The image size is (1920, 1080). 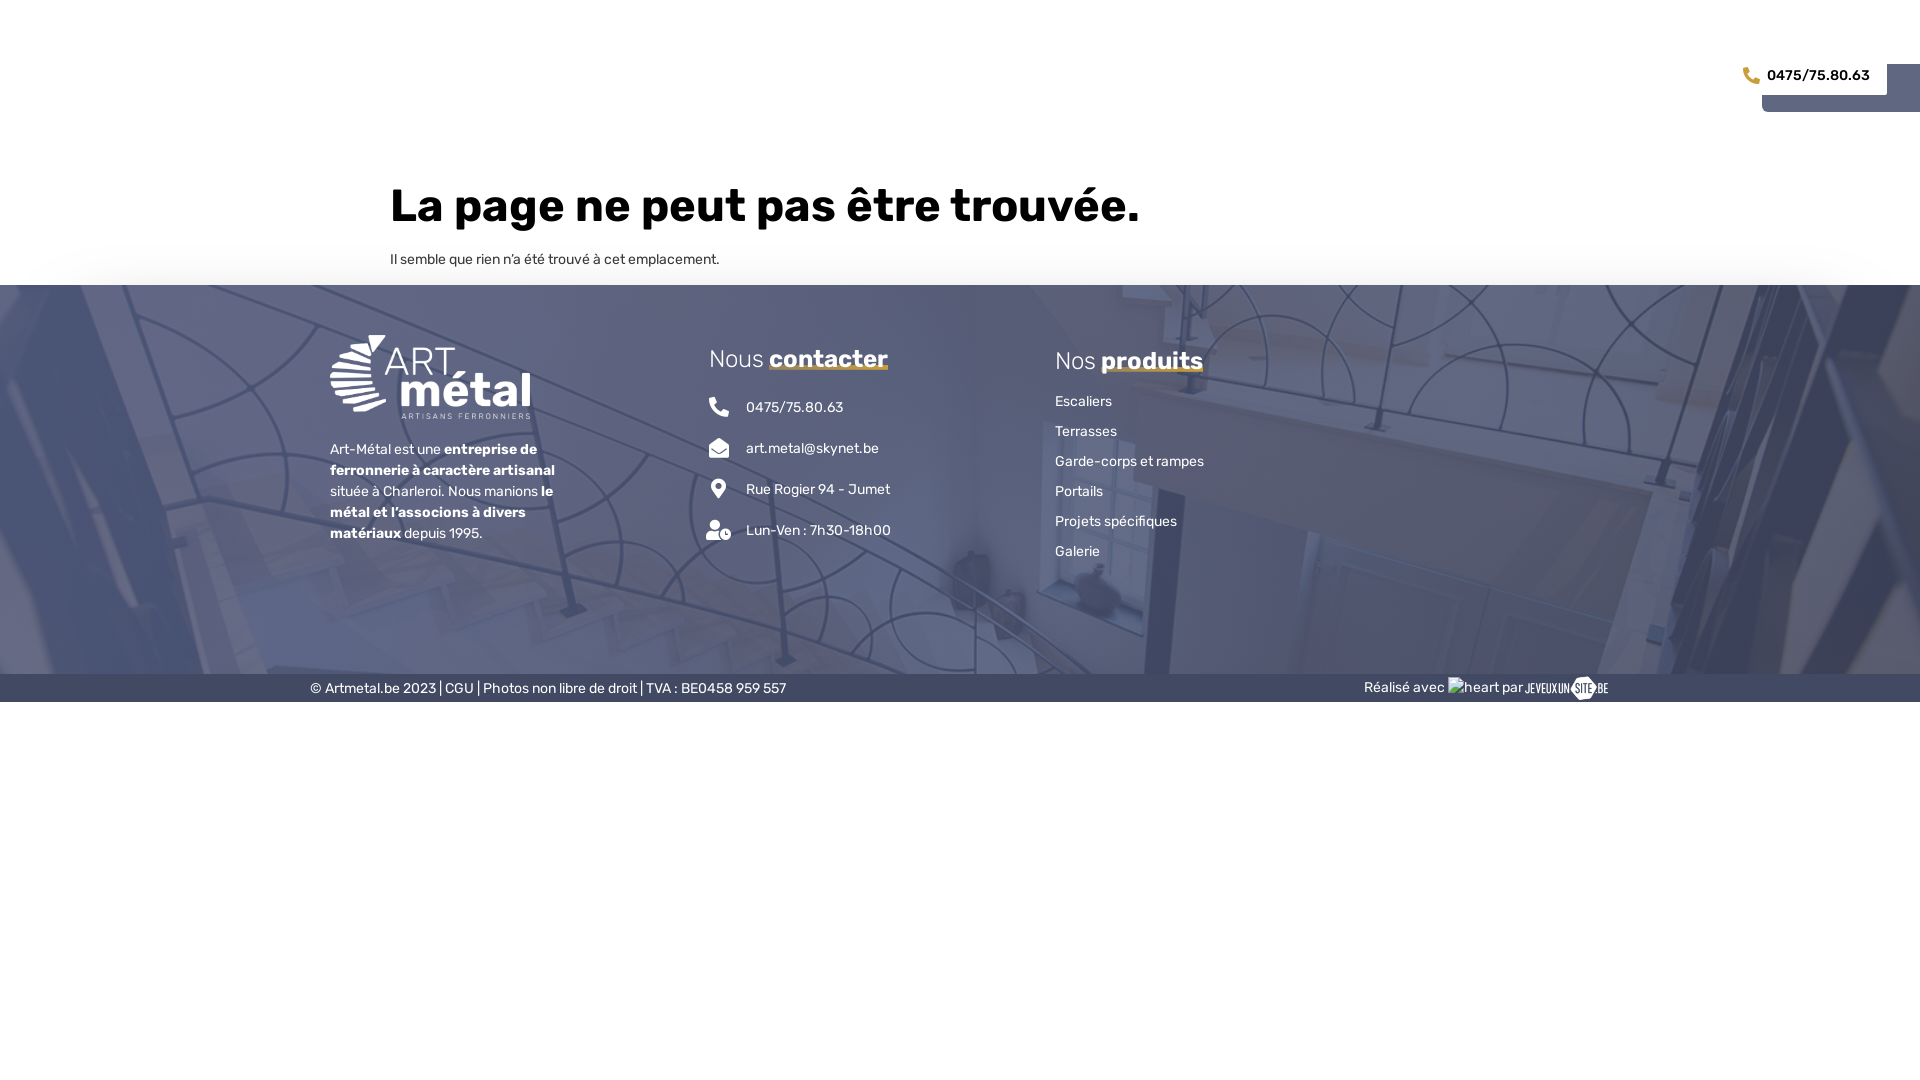 I want to click on 'Terrasses', so click(x=1150, y=431).